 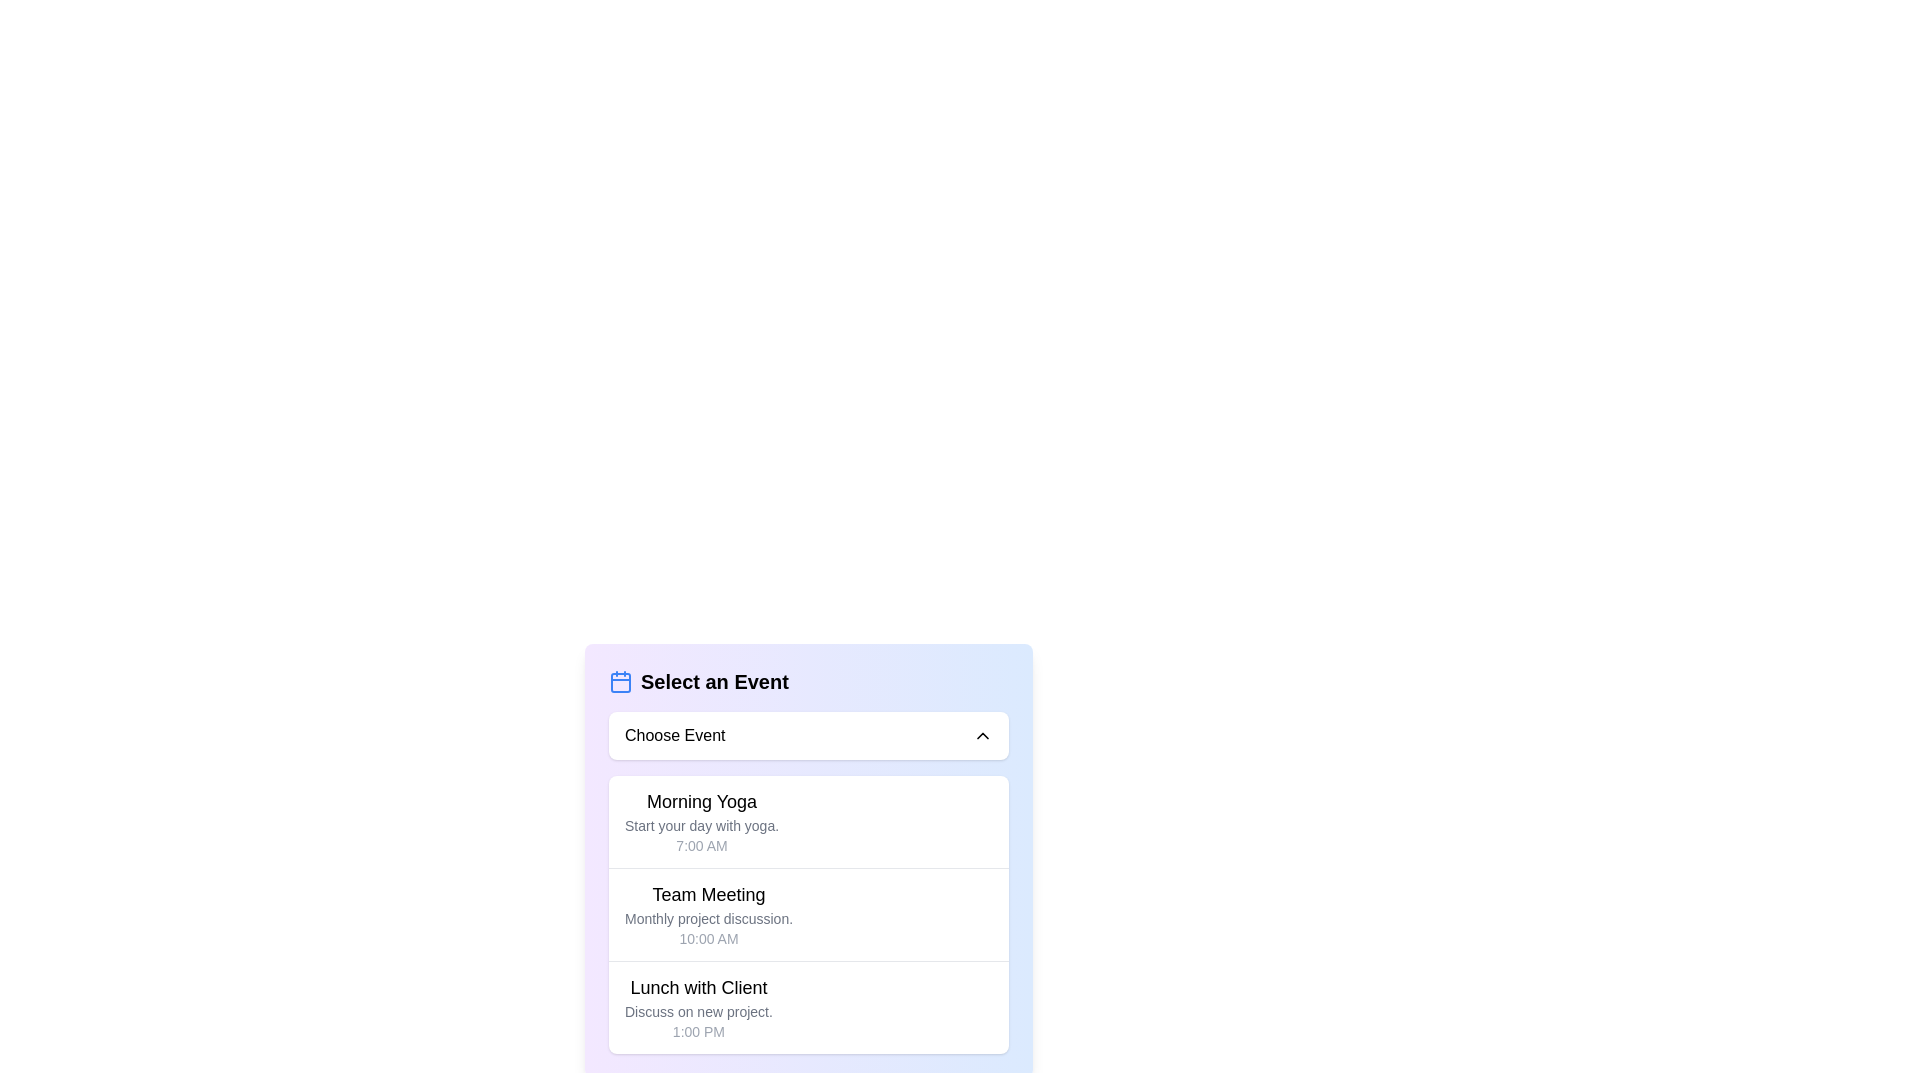 What do you see at coordinates (809, 859) in the screenshot?
I see `the interactive dropdown list labeled 'Select an Event'` at bounding box center [809, 859].